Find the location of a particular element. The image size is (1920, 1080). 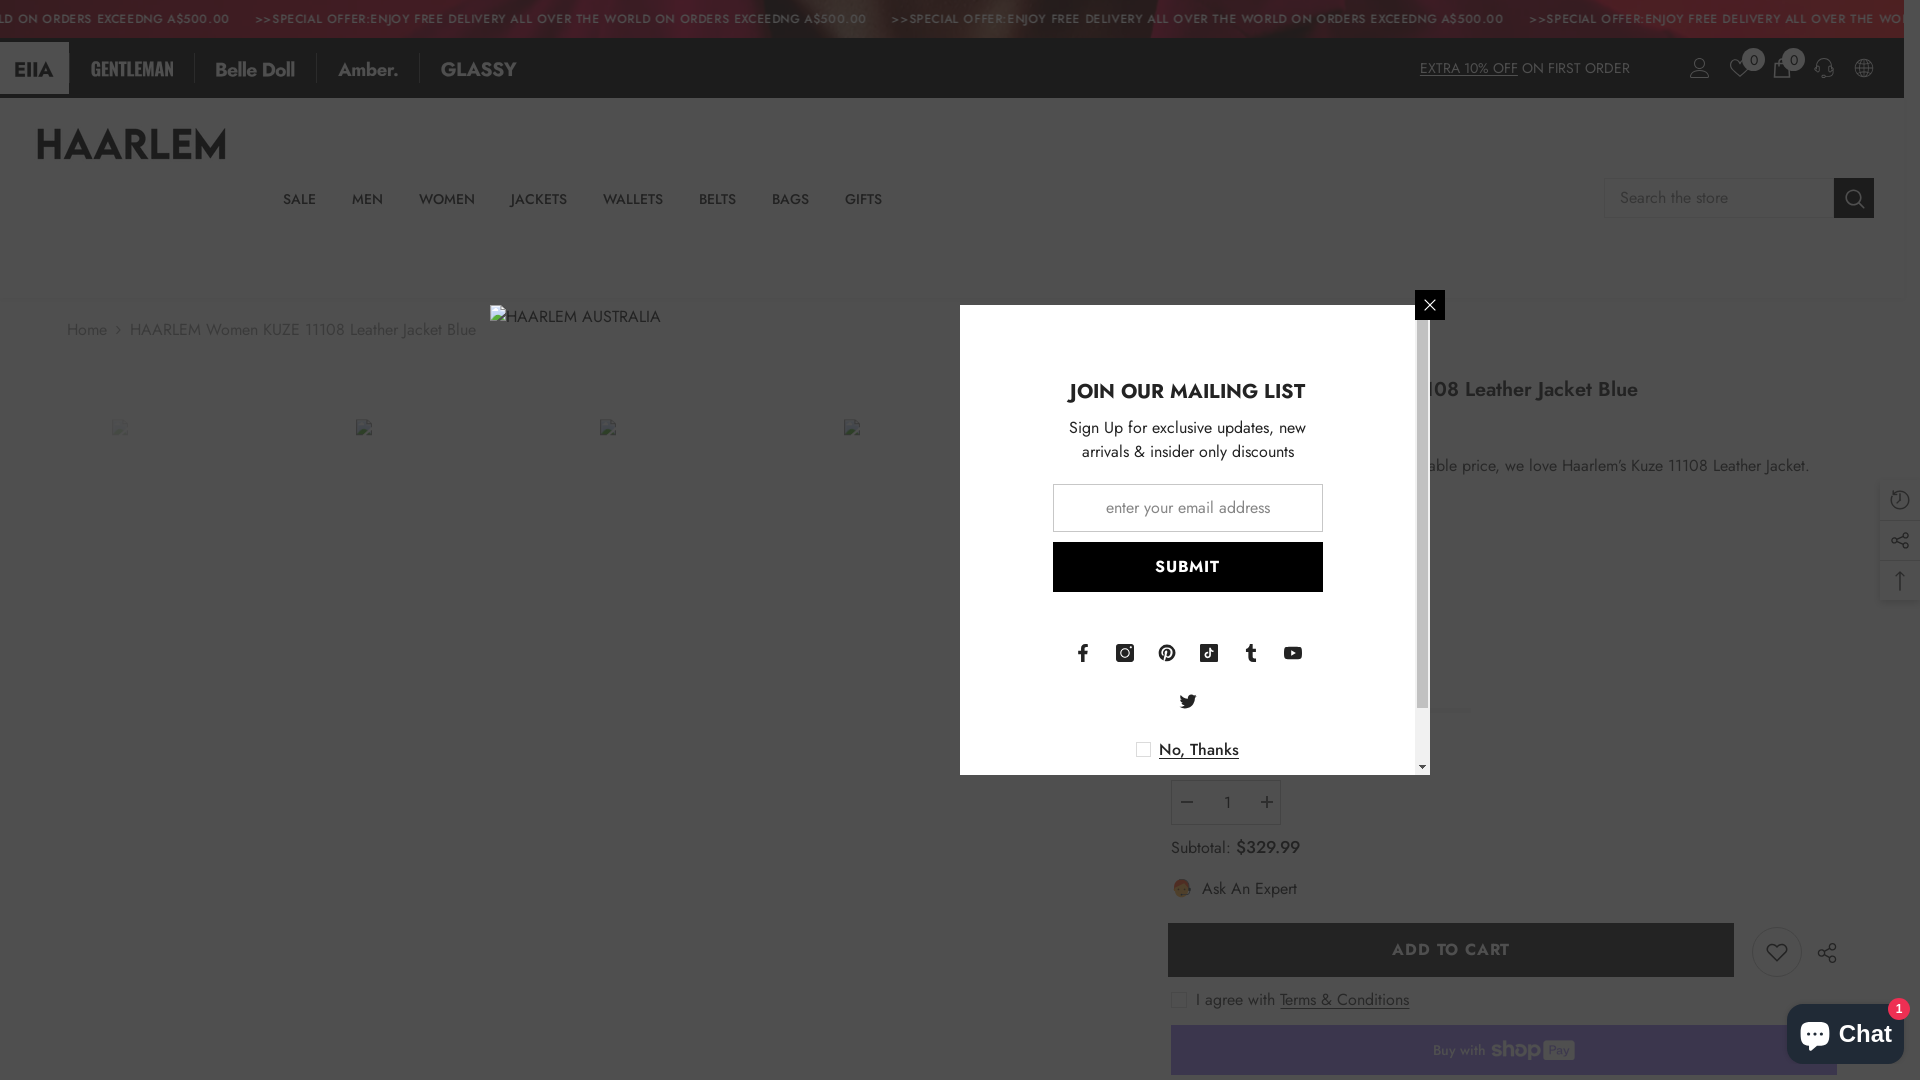

'YouTube' is located at coordinates (1271, 652).